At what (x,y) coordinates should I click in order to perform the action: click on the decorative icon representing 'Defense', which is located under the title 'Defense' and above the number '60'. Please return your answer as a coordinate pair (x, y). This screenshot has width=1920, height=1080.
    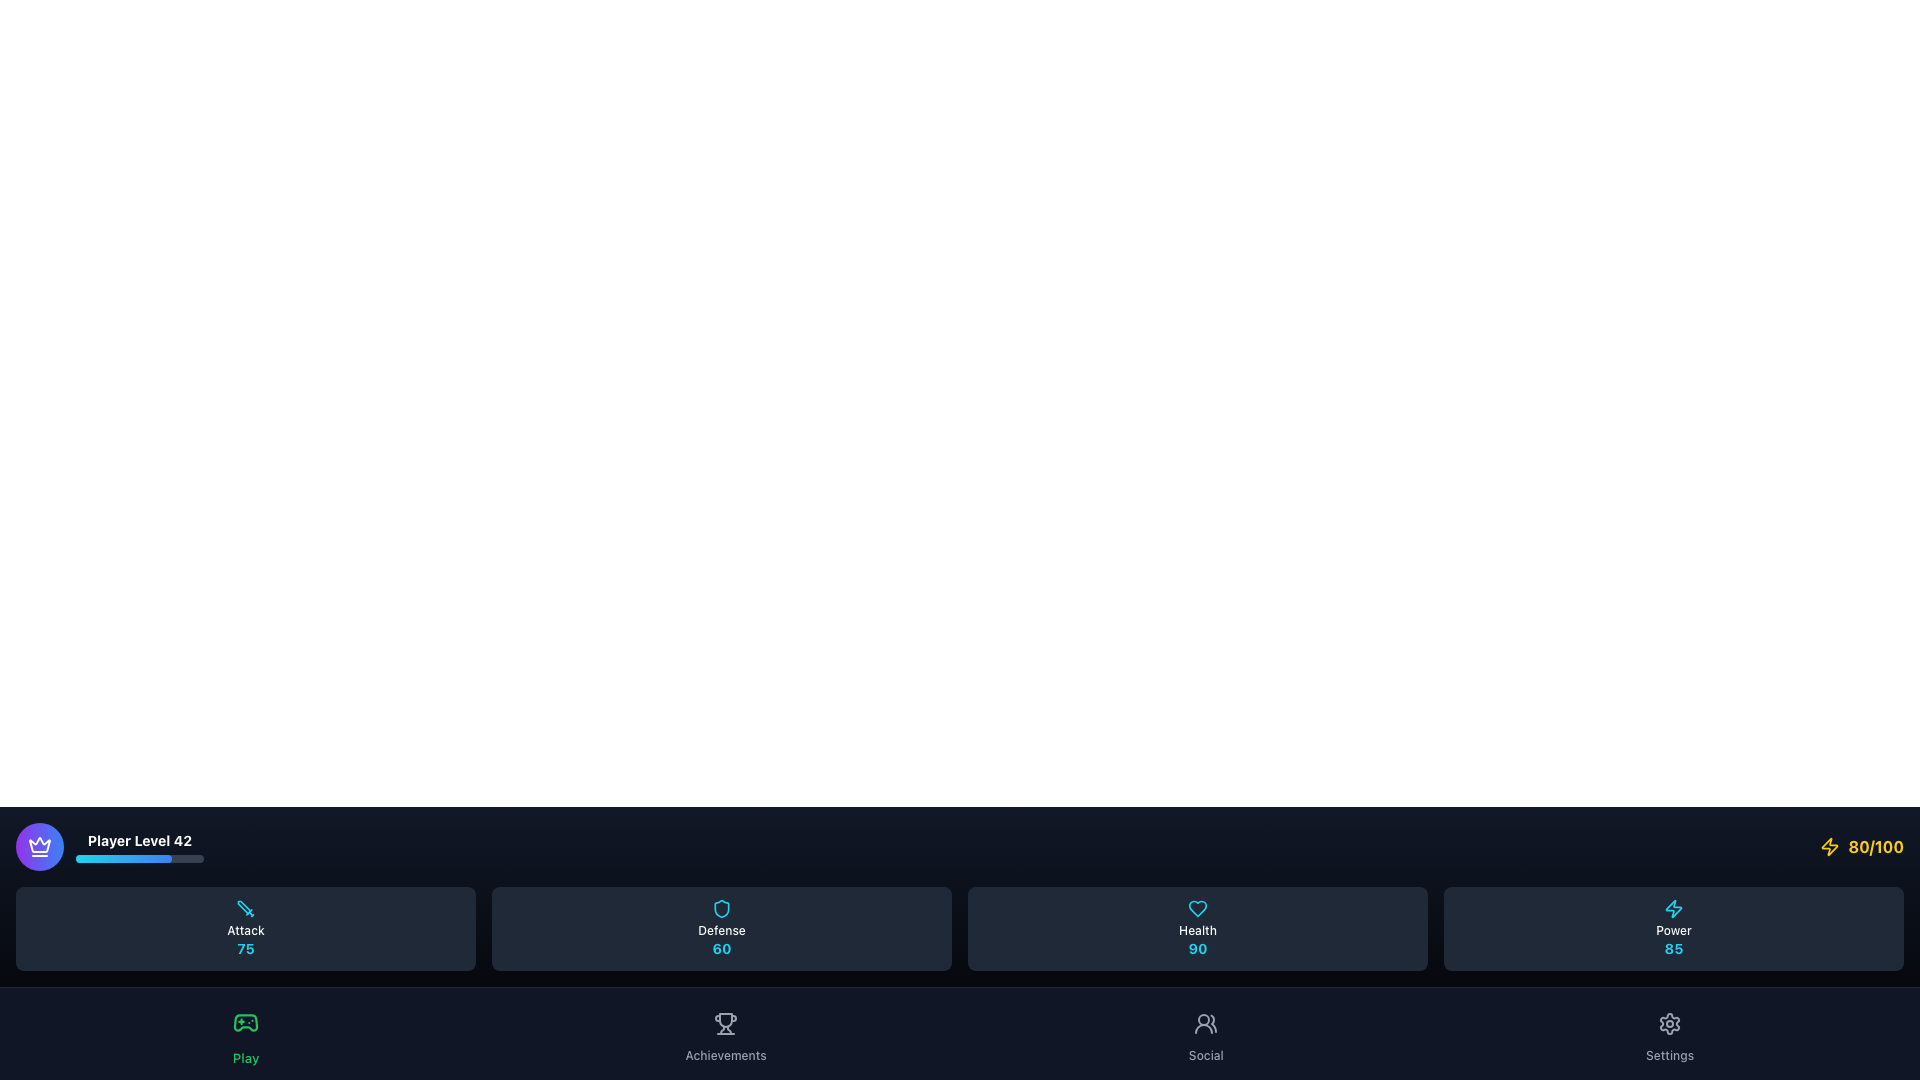
    Looking at the image, I should click on (720, 909).